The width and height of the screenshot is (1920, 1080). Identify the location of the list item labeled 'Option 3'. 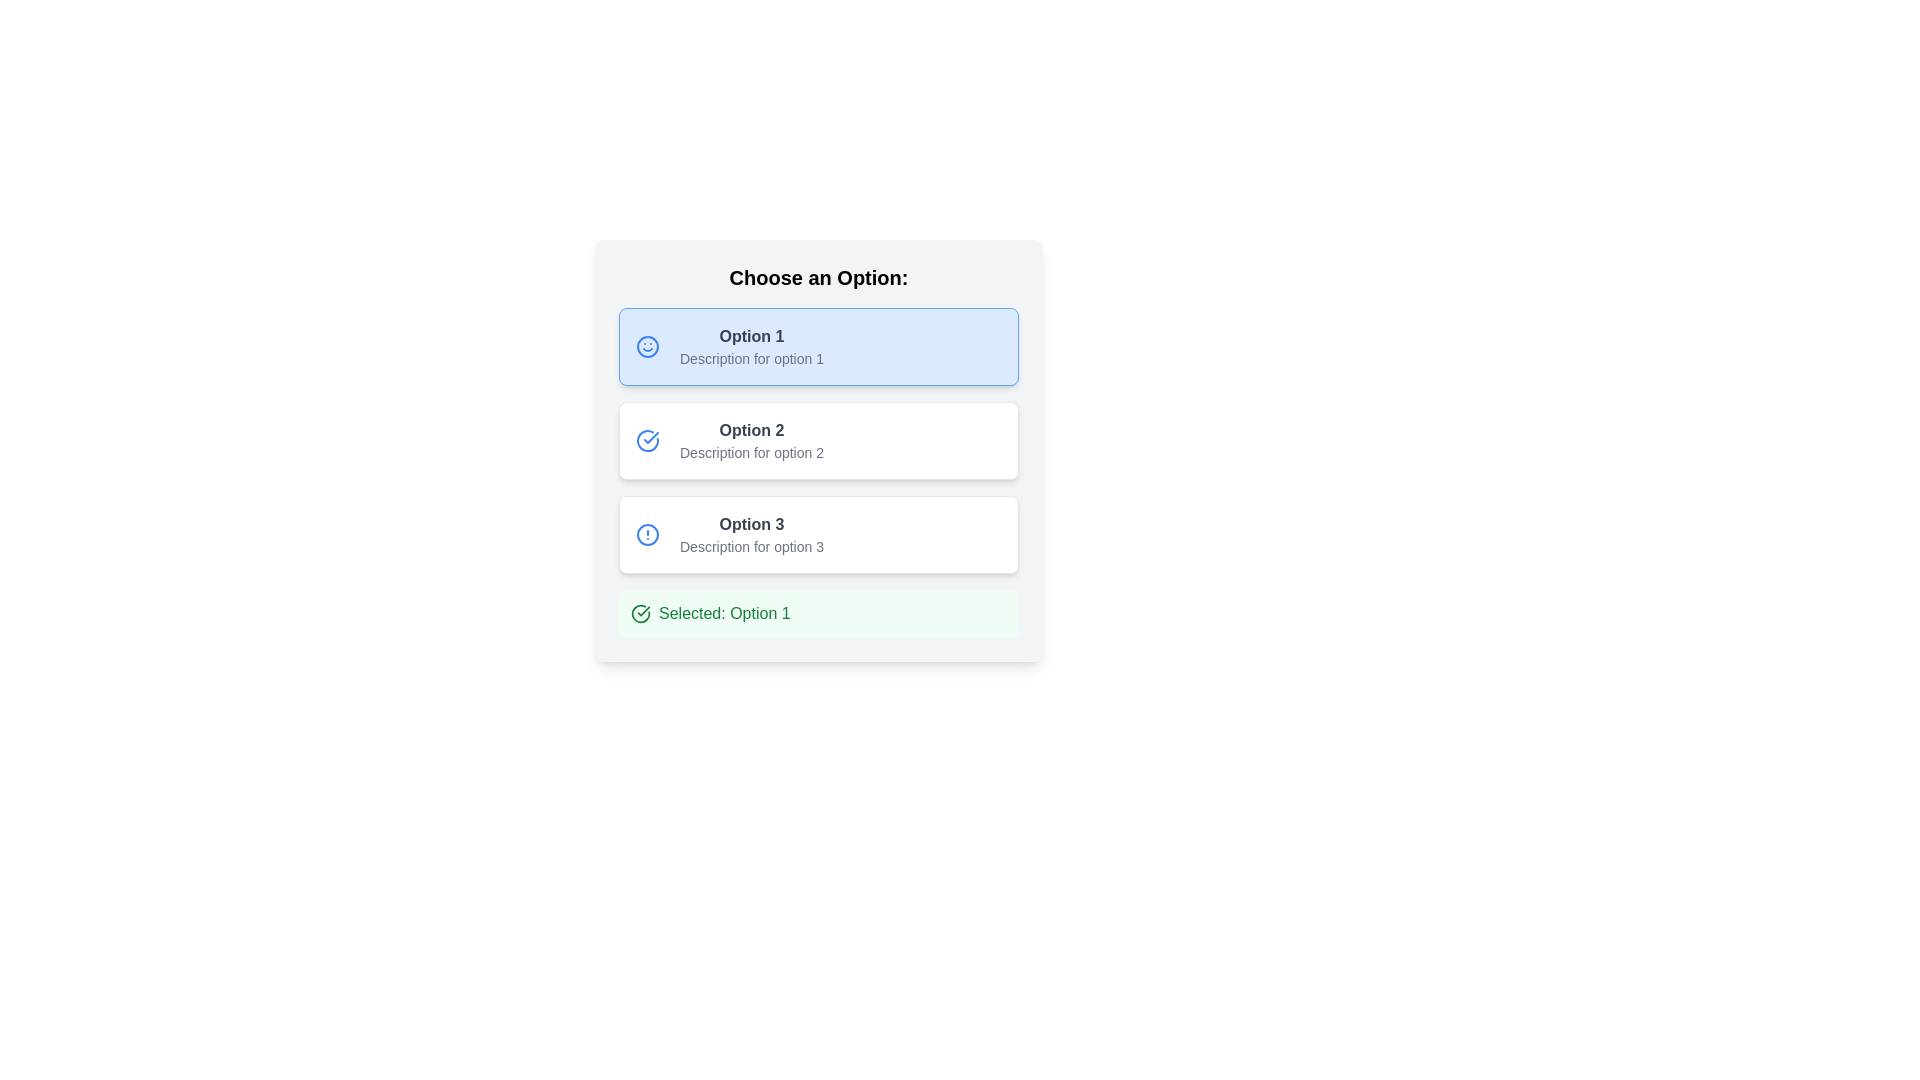
(751, 534).